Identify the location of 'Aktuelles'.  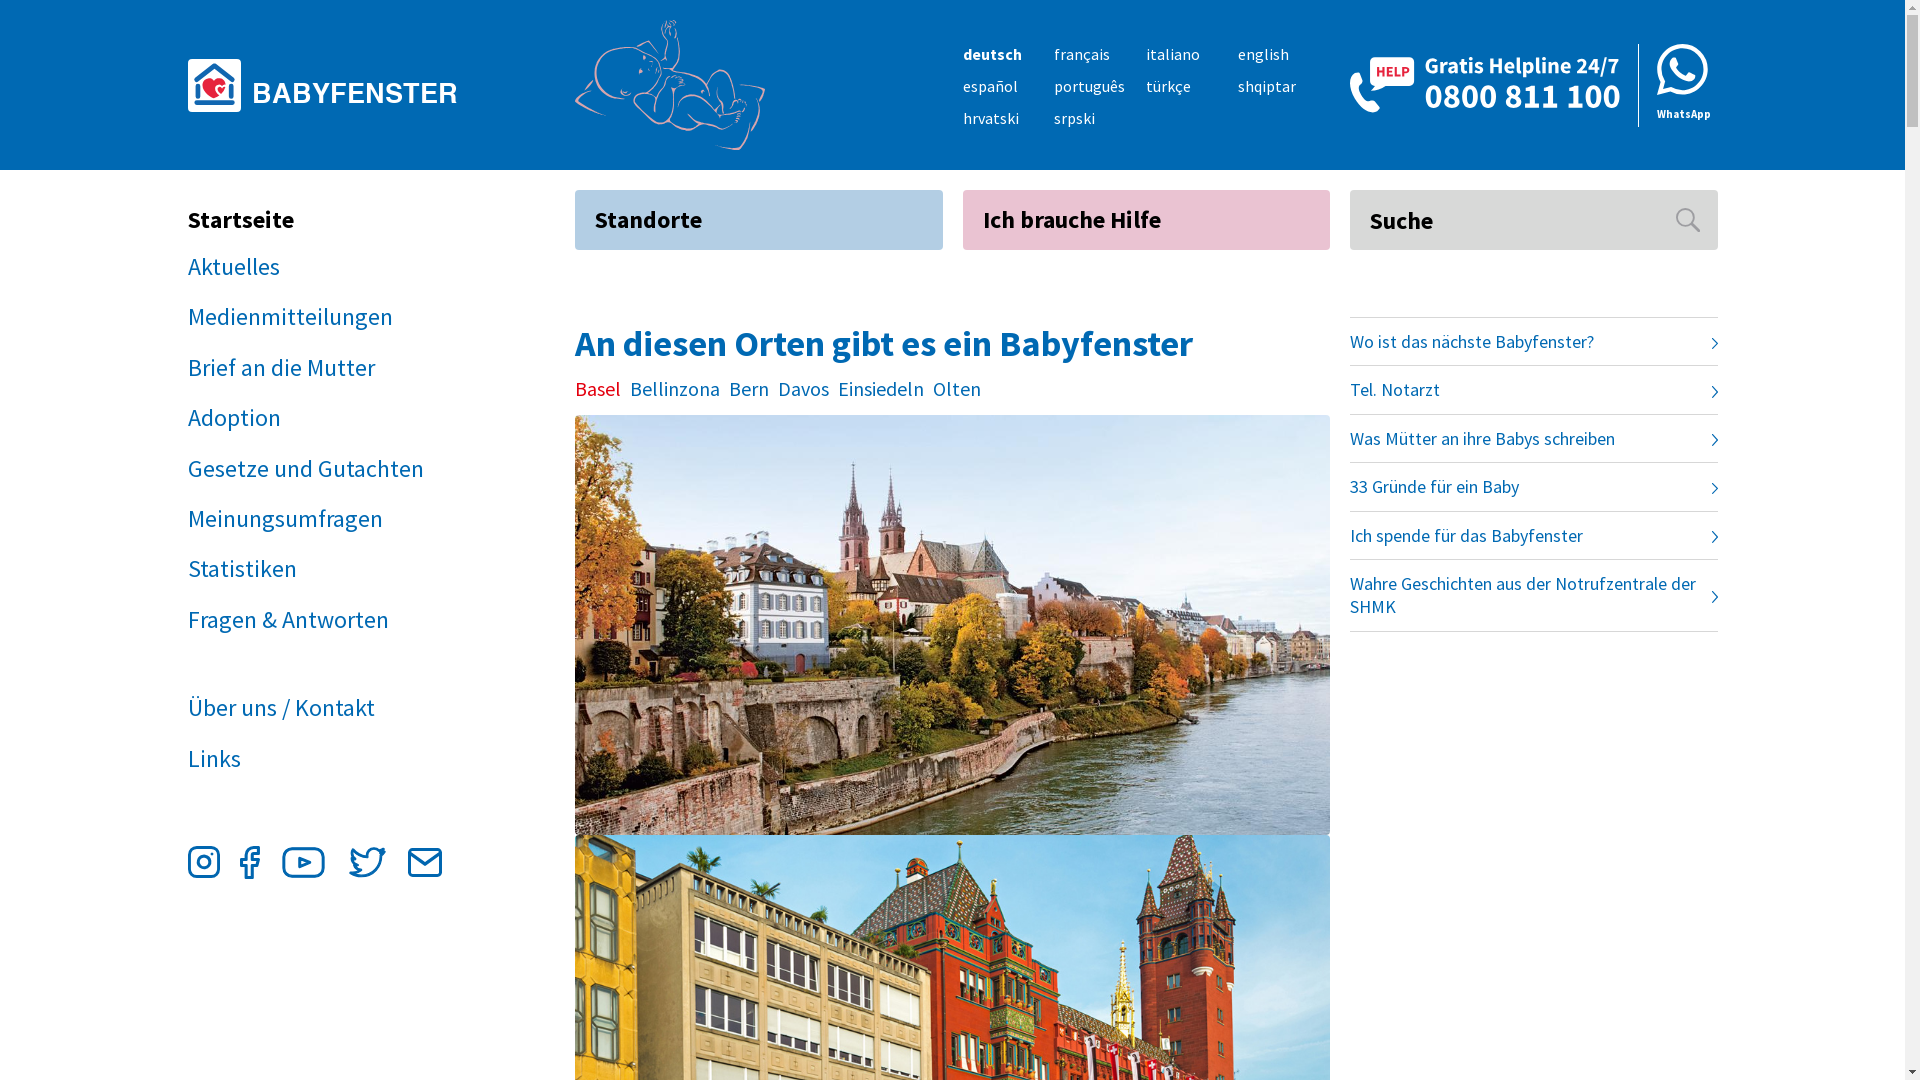
(335, 265).